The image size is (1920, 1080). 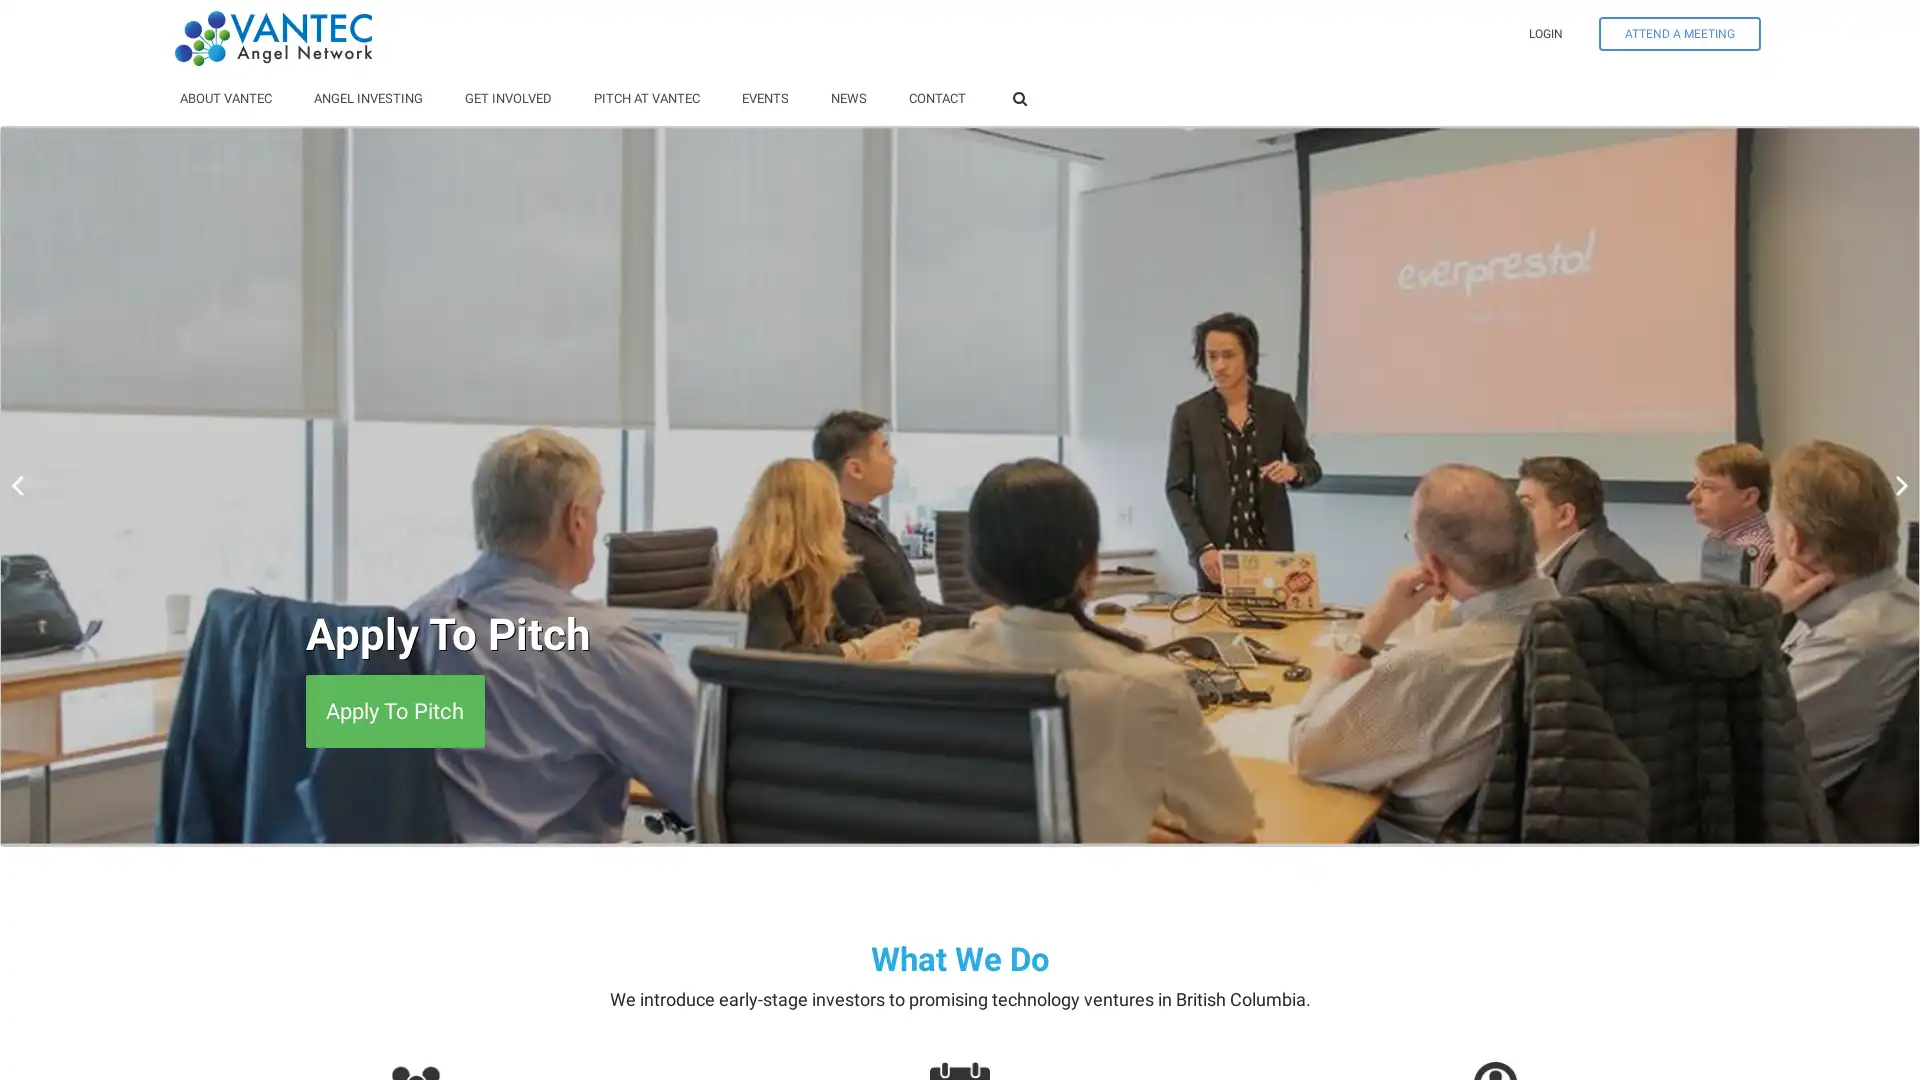 What do you see at coordinates (358, 710) in the screenshot?
I see `Attend` at bounding box center [358, 710].